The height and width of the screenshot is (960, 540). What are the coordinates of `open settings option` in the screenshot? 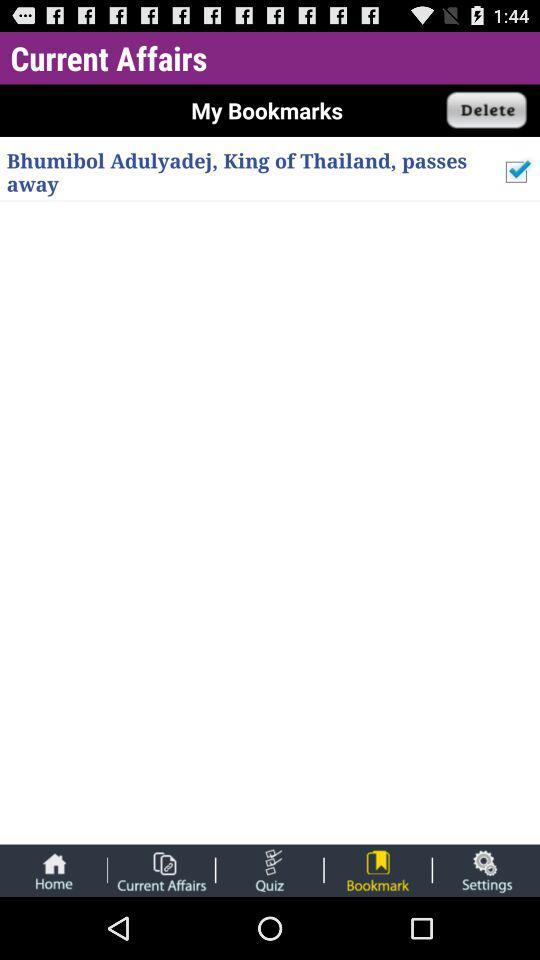 It's located at (485, 869).